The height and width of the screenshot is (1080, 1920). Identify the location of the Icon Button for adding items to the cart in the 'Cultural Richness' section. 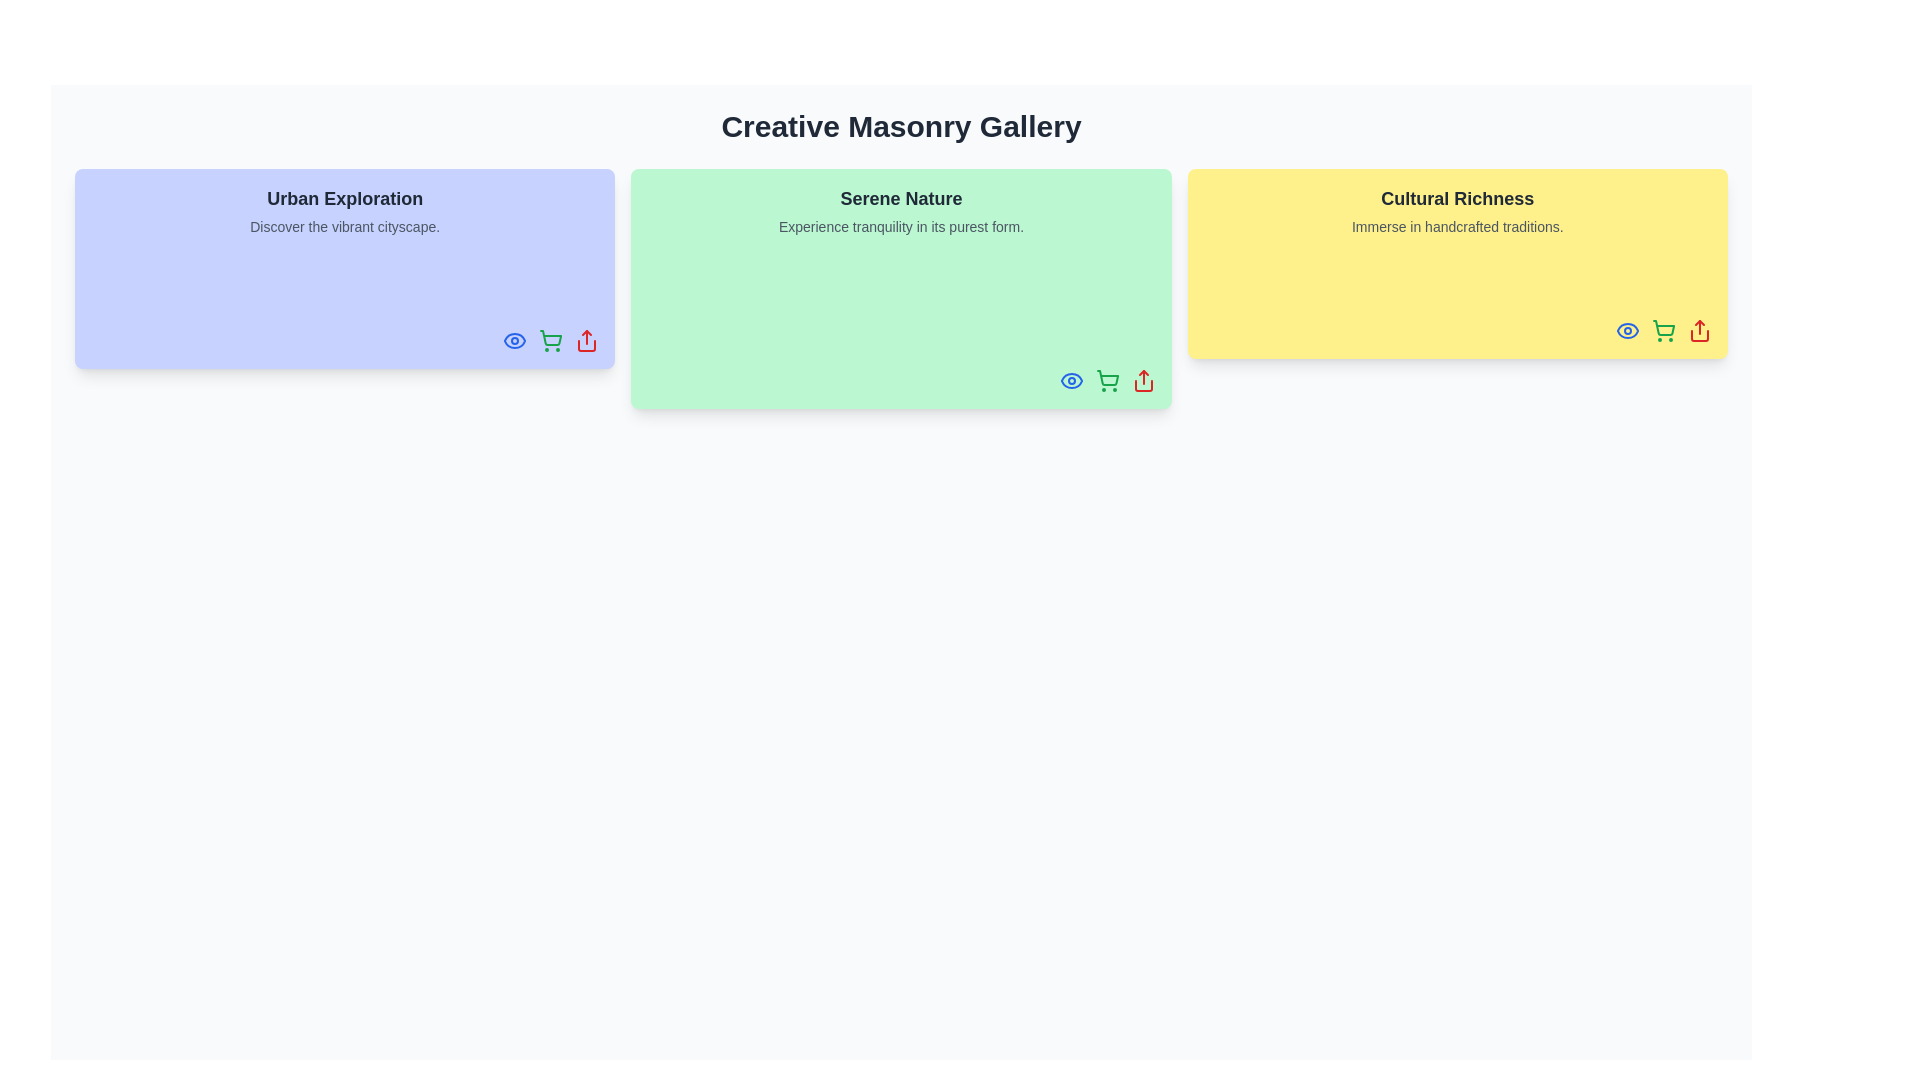
(1664, 330).